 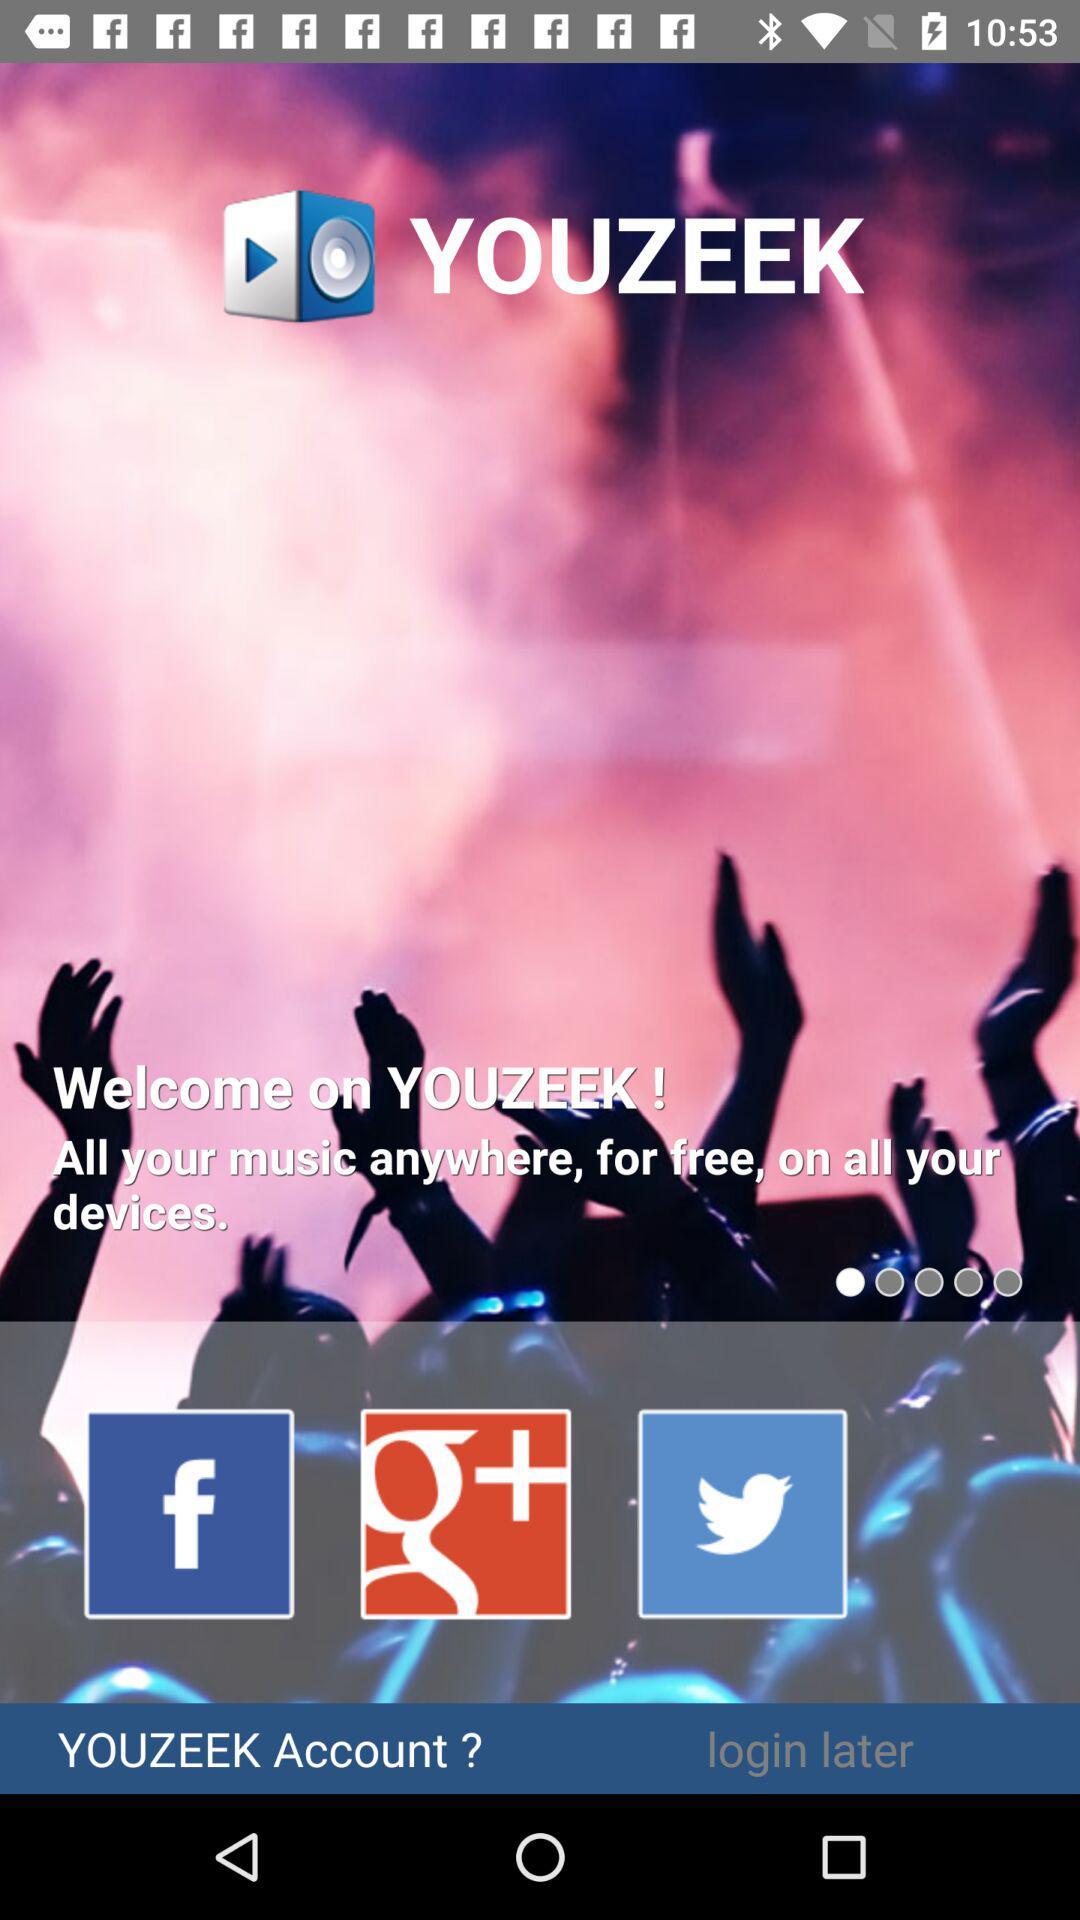 What do you see at coordinates (744, 1512) in the screenshot?
I see `twitter` at bounding box center [744, 1512].